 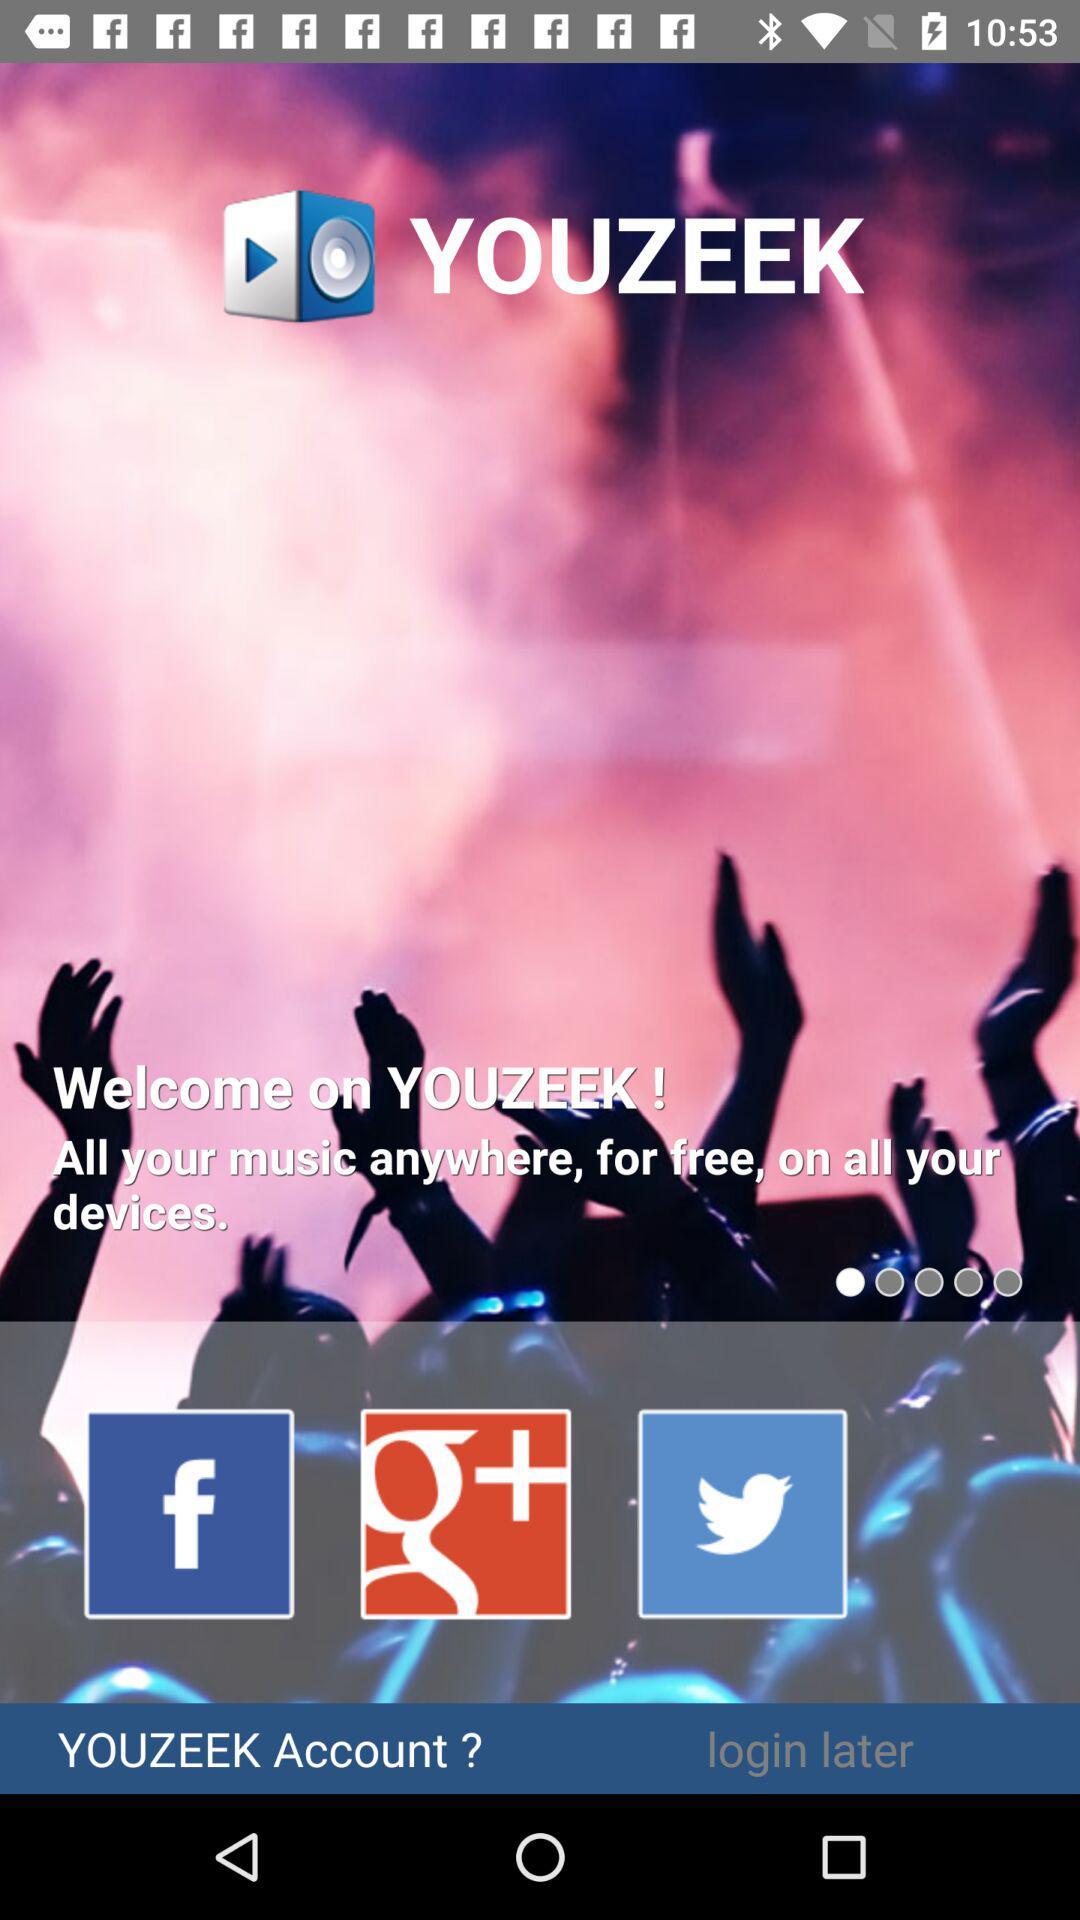 What do you see at coordinates (744, 1512) in the screenshot?
I see `twitter` at bounding box center [744, 1512].